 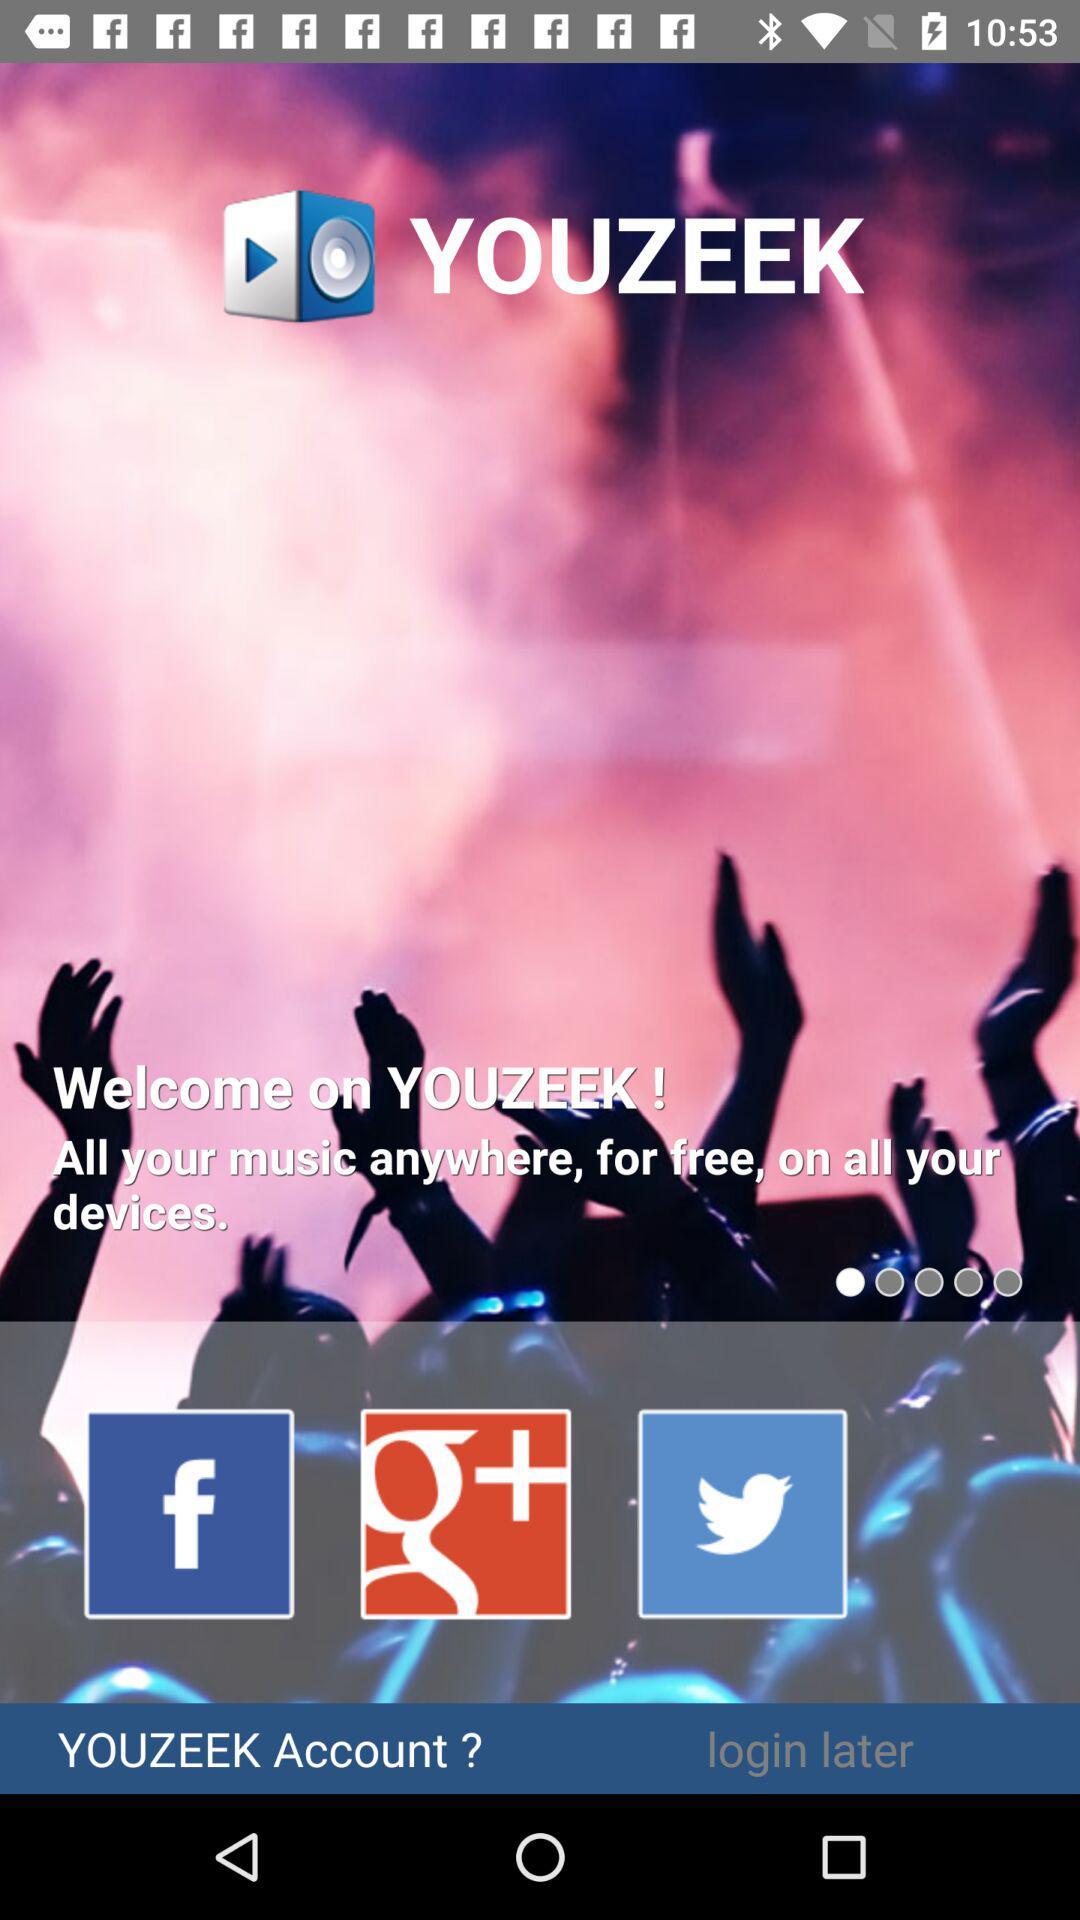 What do you see at coordinates (744, 1512) in the screenshot?
I see `twitter` at bounding box center [744, 1512].